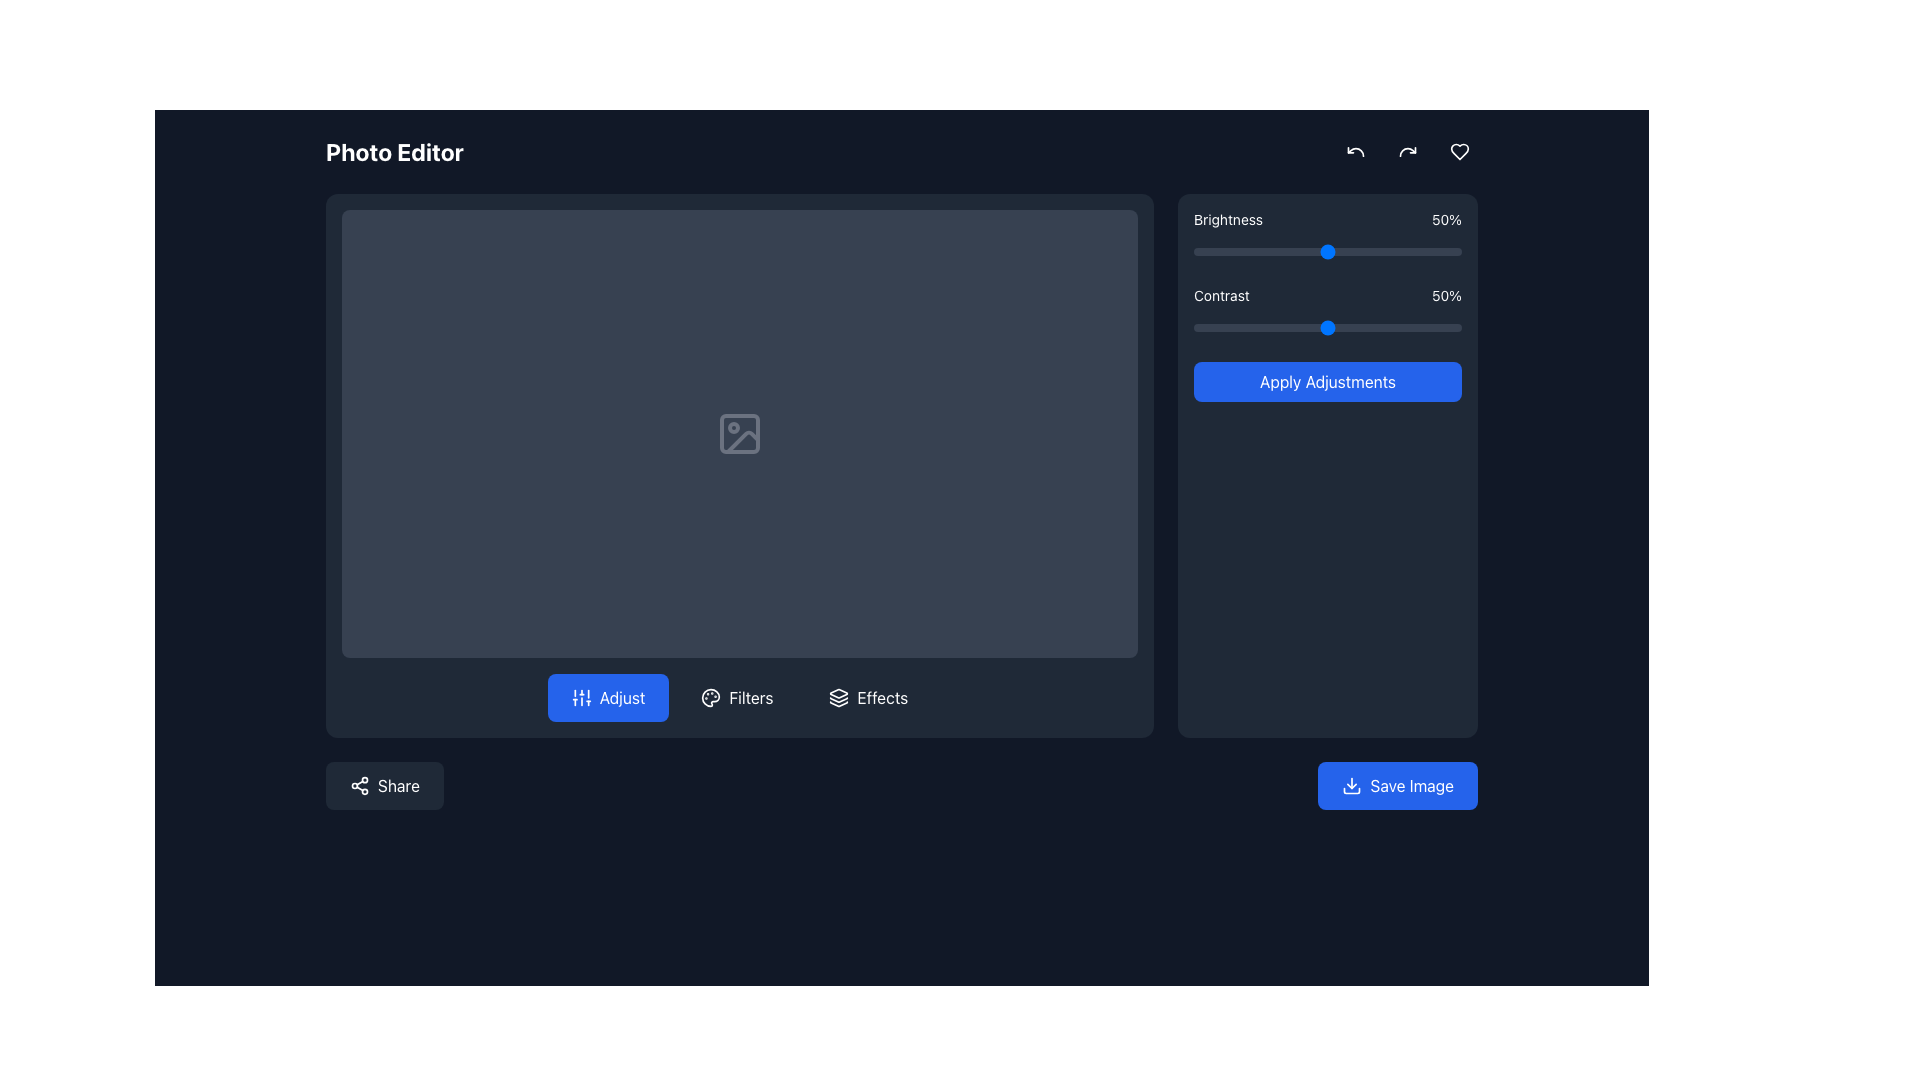  Describe the element at coordinates (1328, 312) in the screenshot. I see `the contrast adjustment slider located in the right-side panel, positioned below the 'Brightness 50%' slider and above the 'Apply Adjustments' button` at that location.